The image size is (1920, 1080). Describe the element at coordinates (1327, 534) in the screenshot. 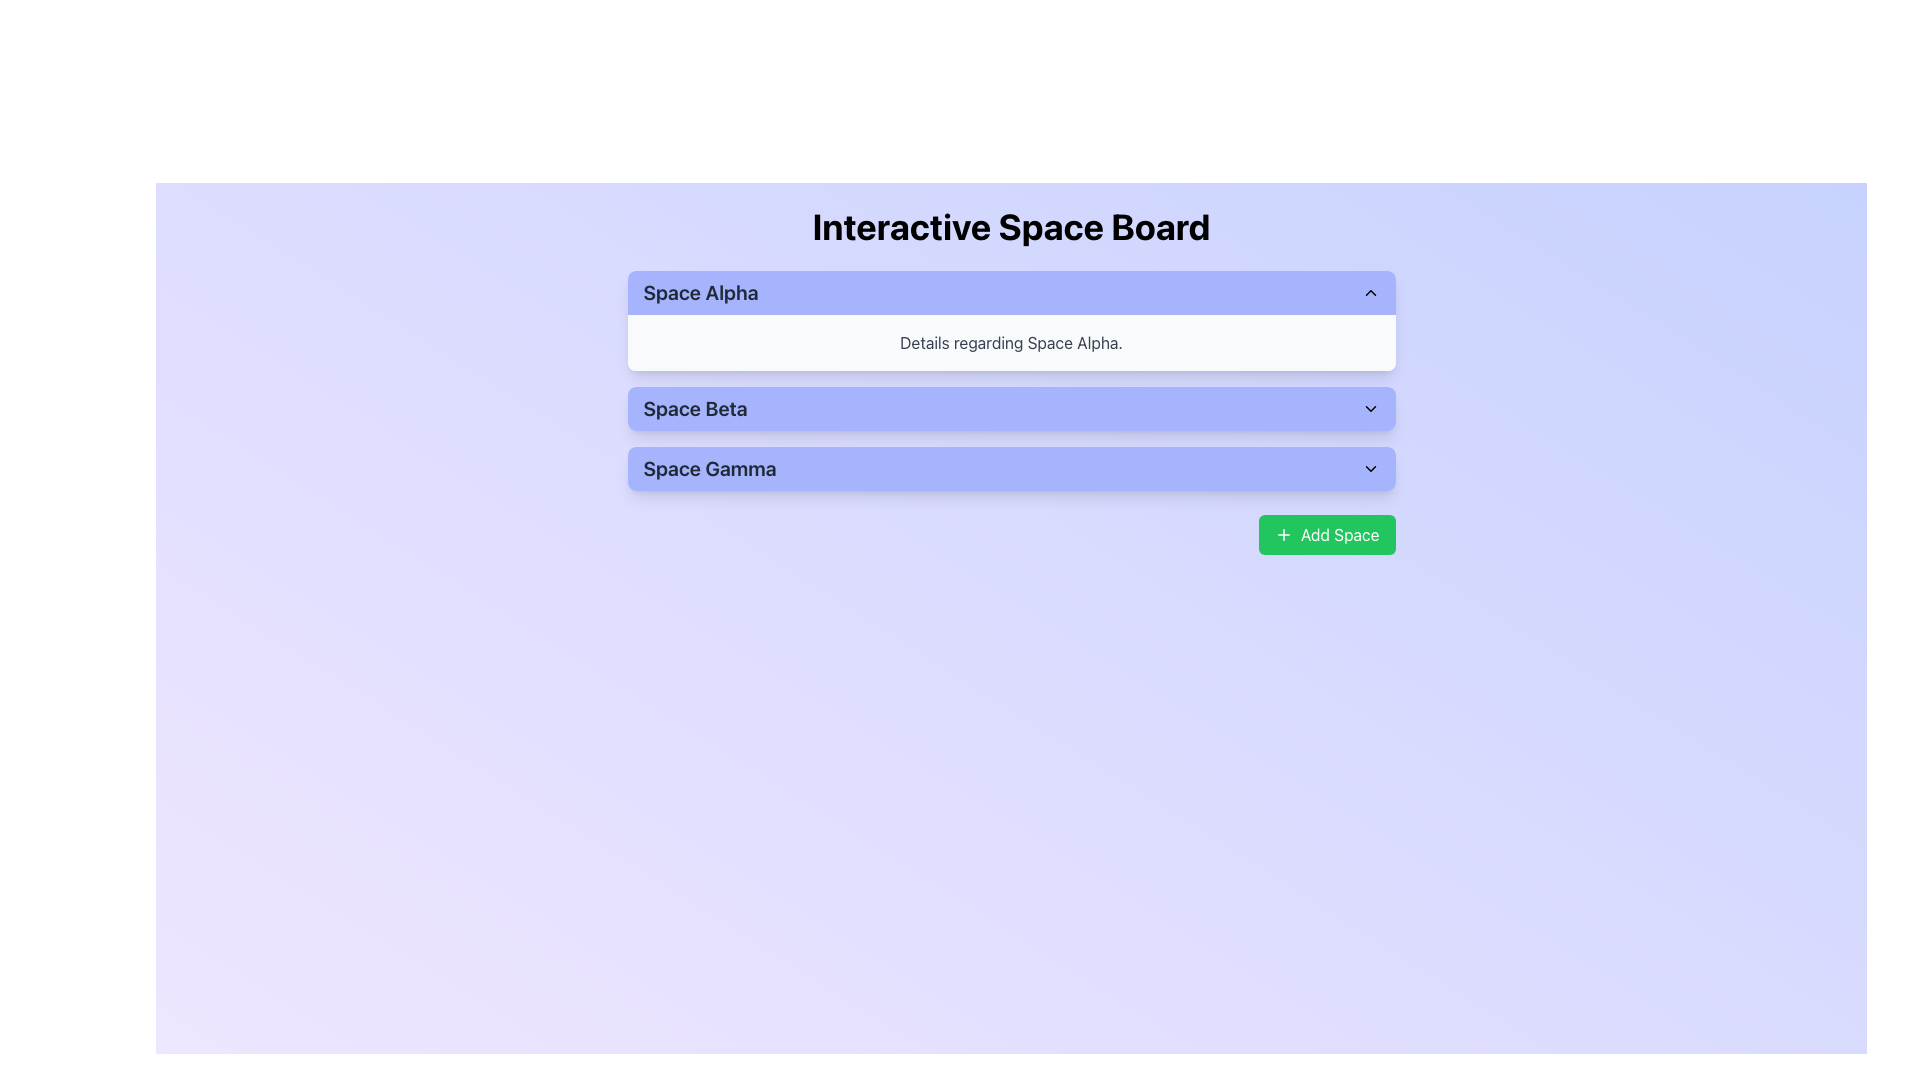

I see `the green rectangular button labeled 'Add Space'` at that location.